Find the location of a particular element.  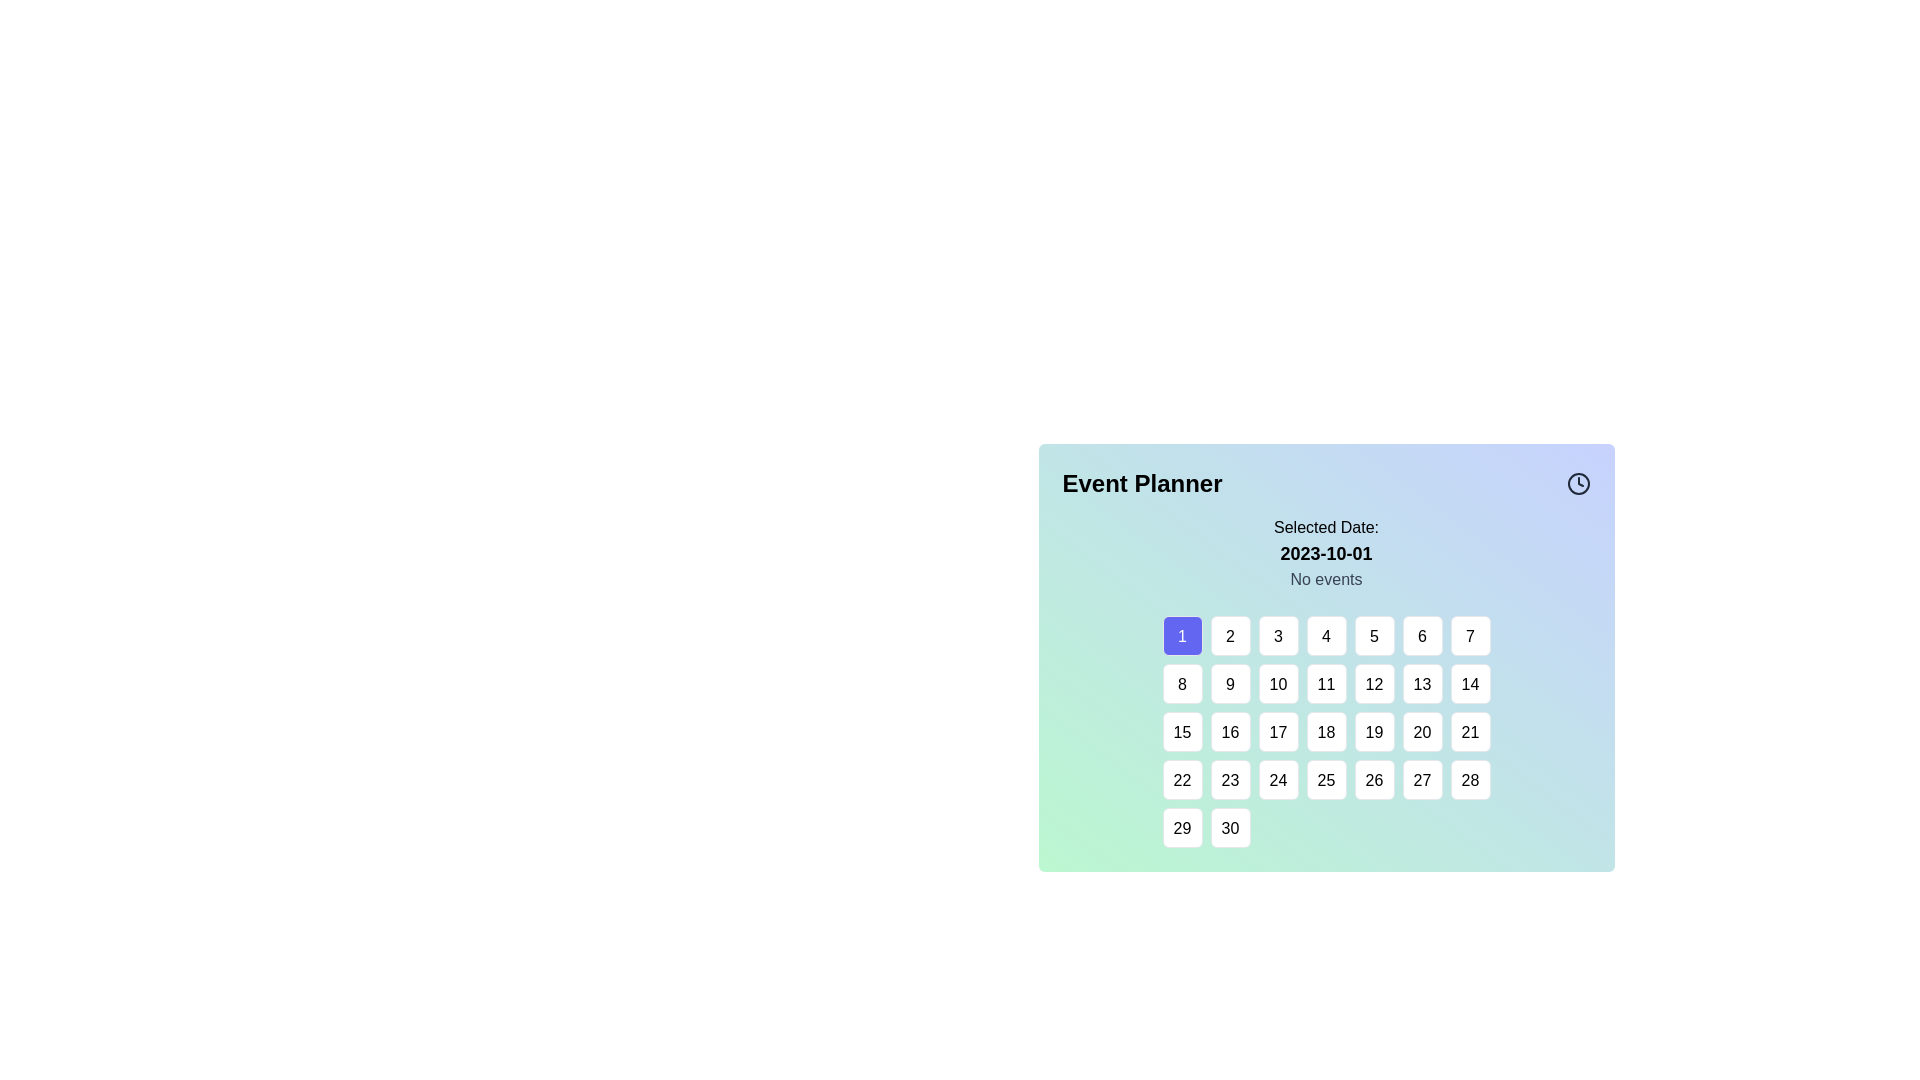

the button representing the date '25' in the calendar interface is located at coordinates (1326, 778).